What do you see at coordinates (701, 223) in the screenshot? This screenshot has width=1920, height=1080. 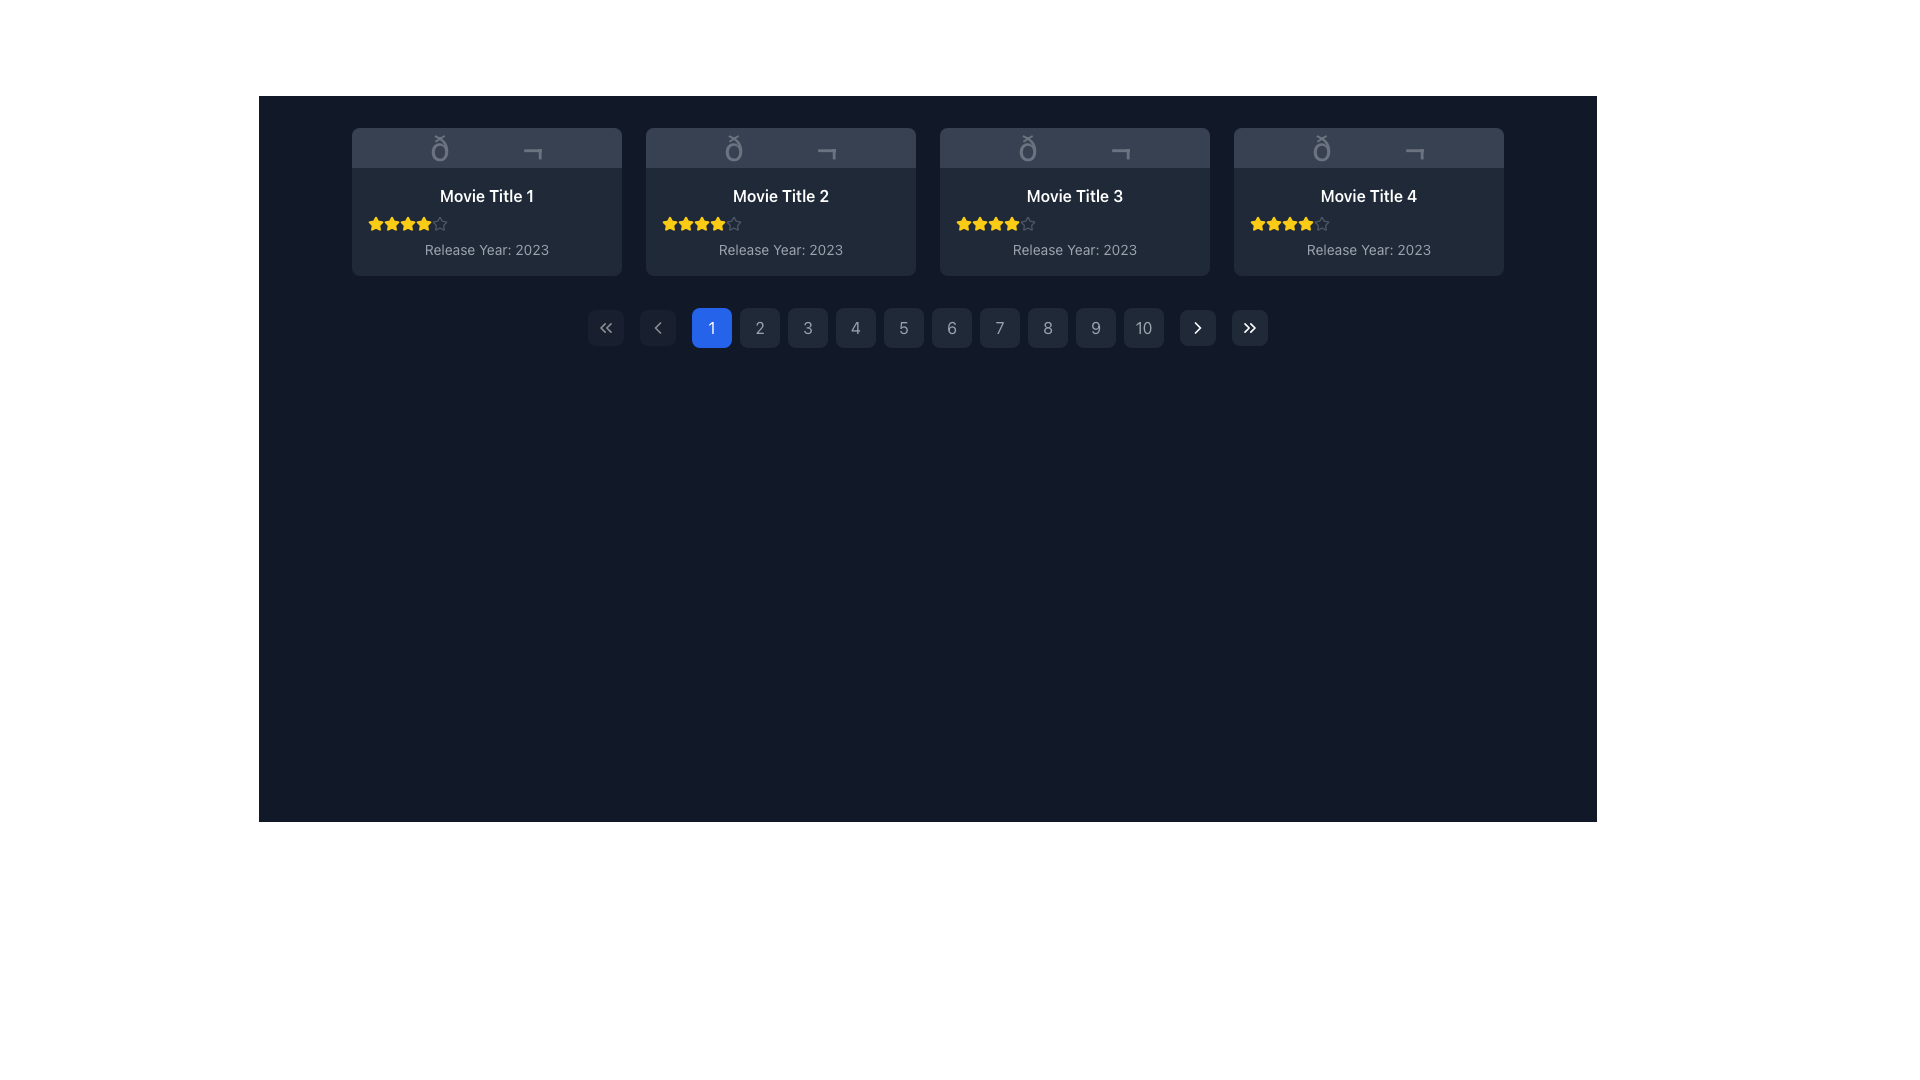 I see `the fifth yellow star icon in the rating section of the card titled 'Movie Title 2'` at bounding box center [701, 223].